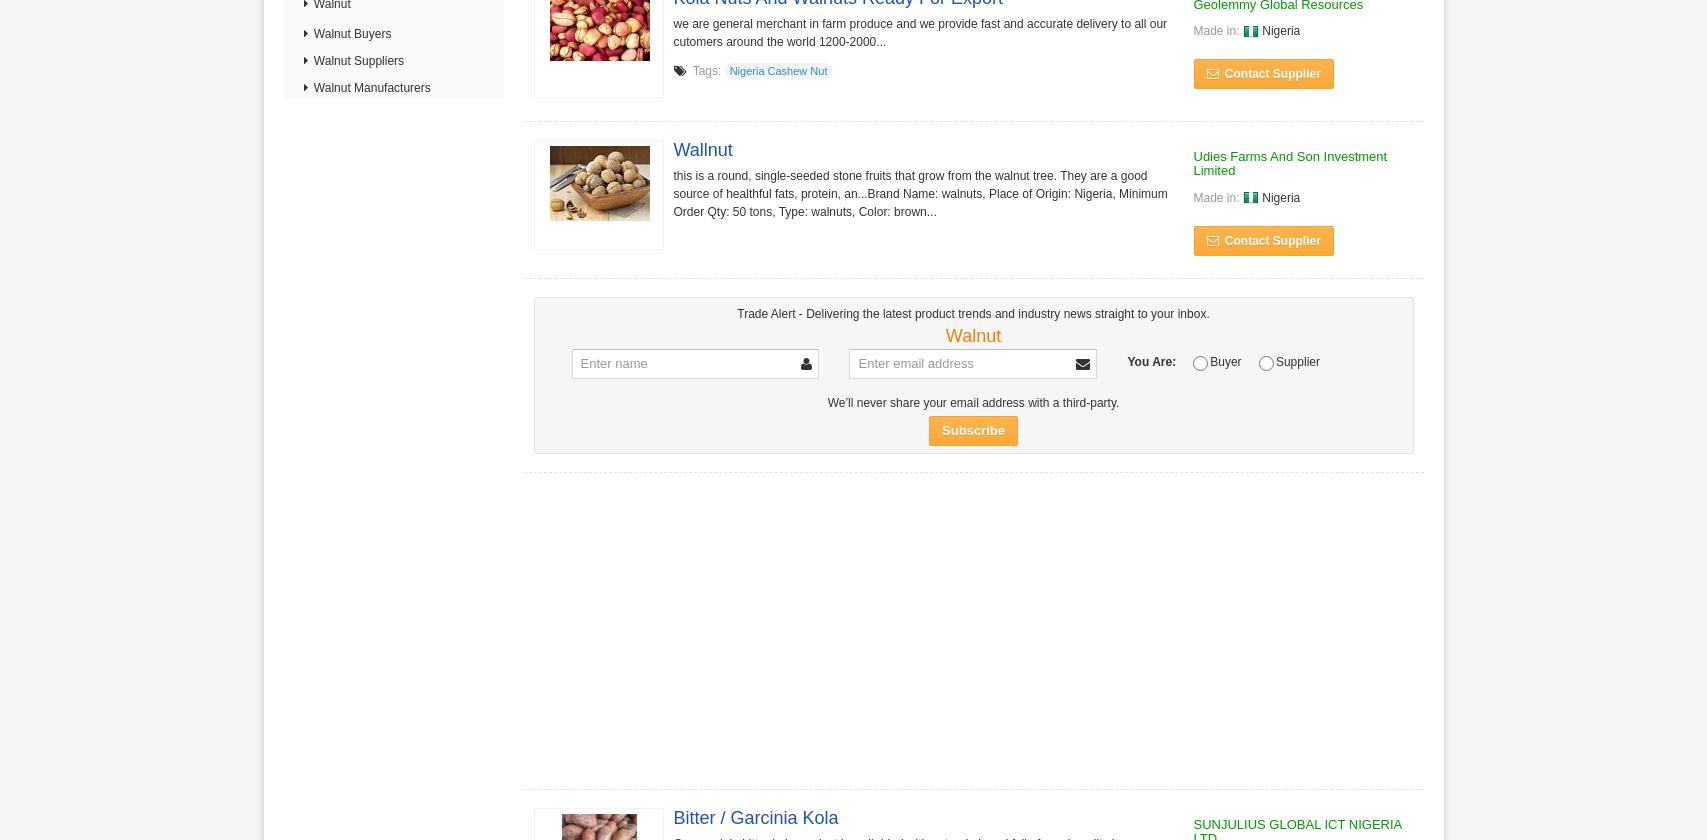 Image resolution: width=1707 pixels, height=840 pixels. What do you see at coordinates (971, 402) in the screenshot?
I see `'We’ll never share your email address with a third-party.'` at bounding box center [971, 402].